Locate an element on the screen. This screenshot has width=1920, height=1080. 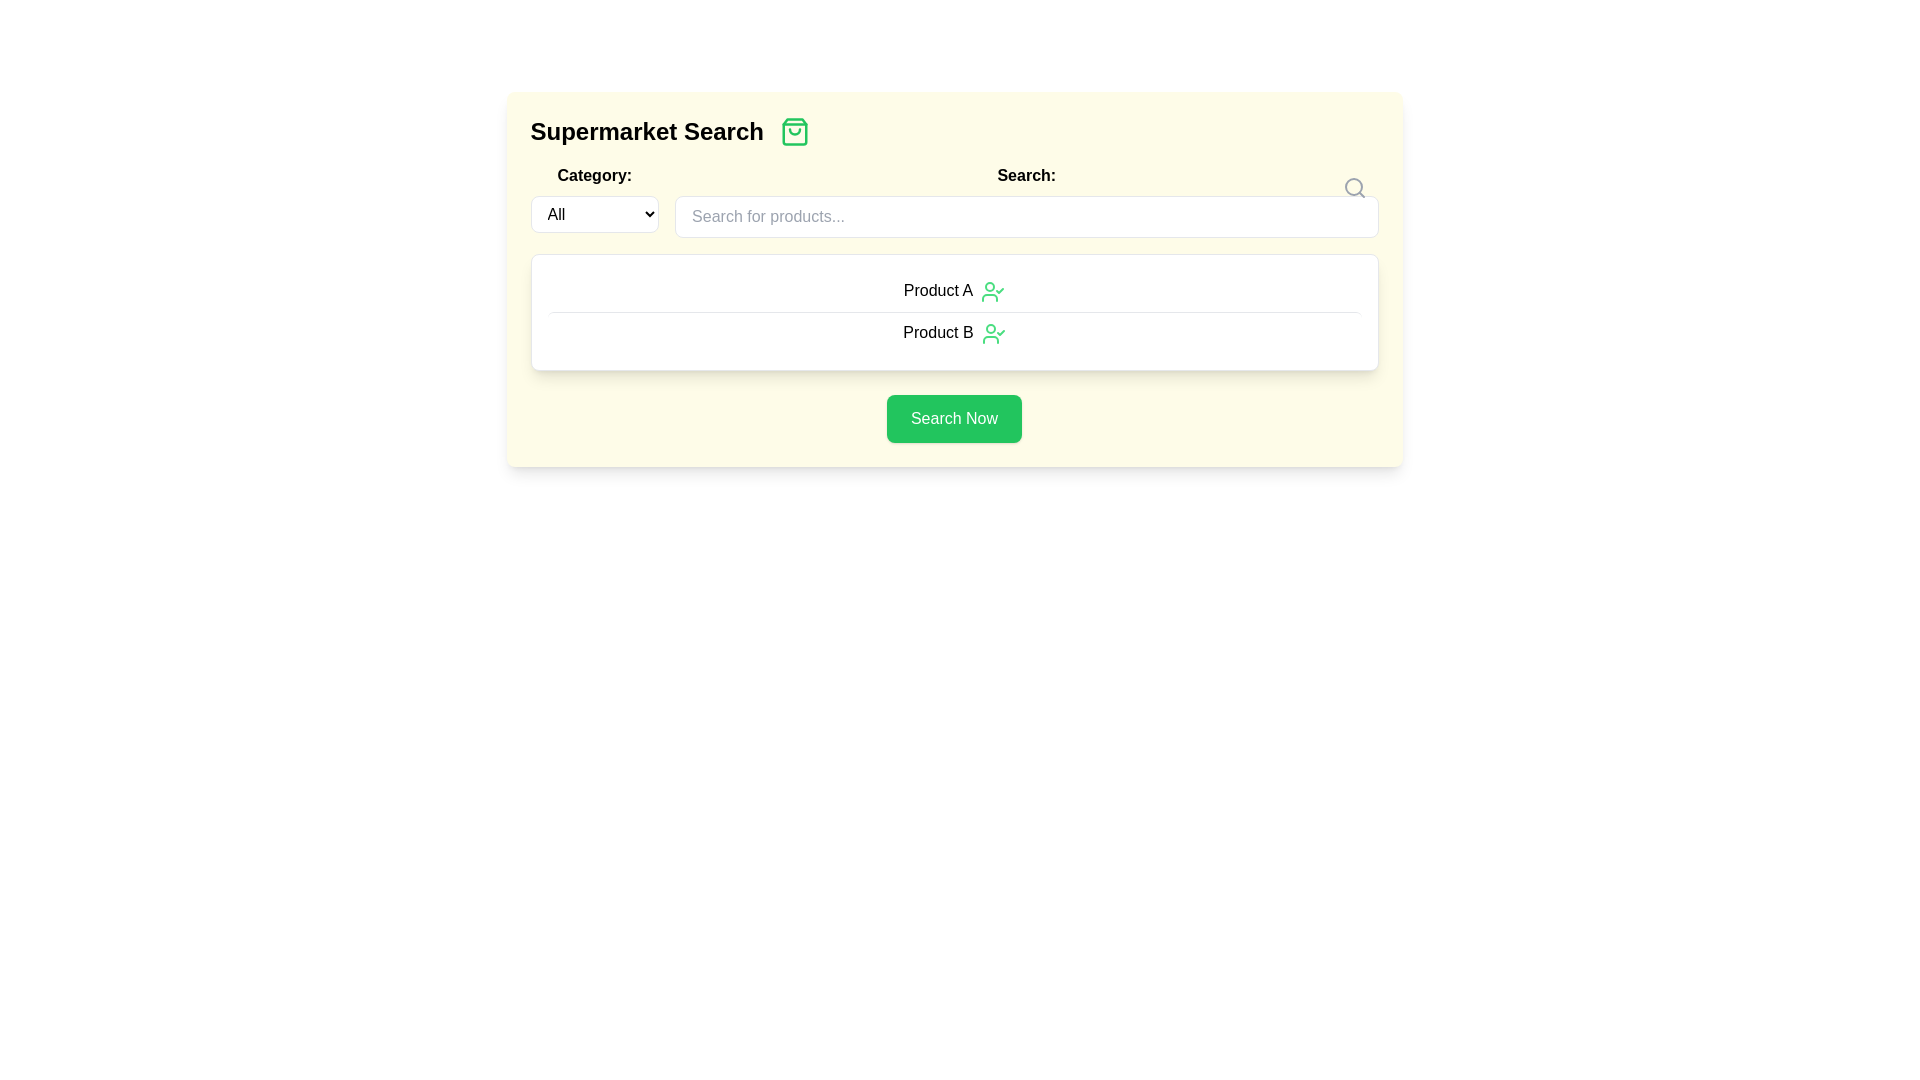
the shopping icon located to the right of the 'Supermarket Search' title in the header of the interface is located at coordinates (793, 131).